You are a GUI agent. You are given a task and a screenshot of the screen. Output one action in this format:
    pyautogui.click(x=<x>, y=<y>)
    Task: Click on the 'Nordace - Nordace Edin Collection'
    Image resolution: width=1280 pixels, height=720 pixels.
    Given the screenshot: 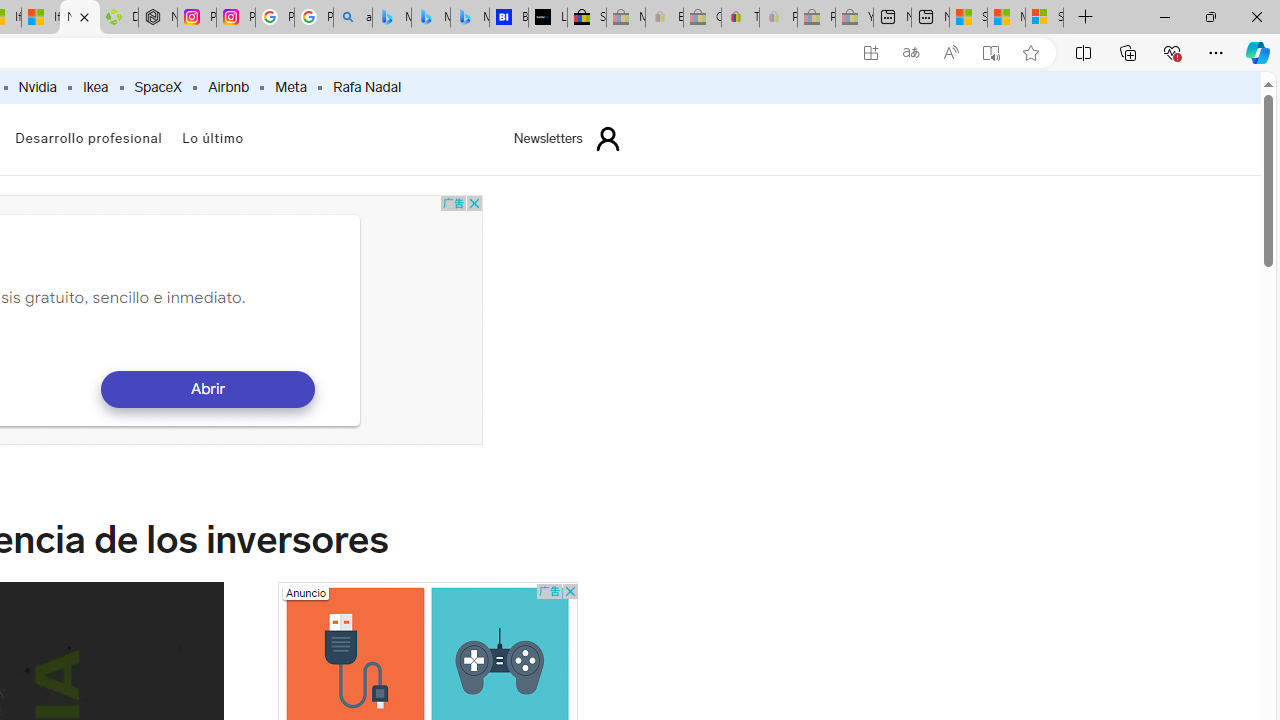 What is the action you would take?
    pyautogui.click(x=157, y=17)
    